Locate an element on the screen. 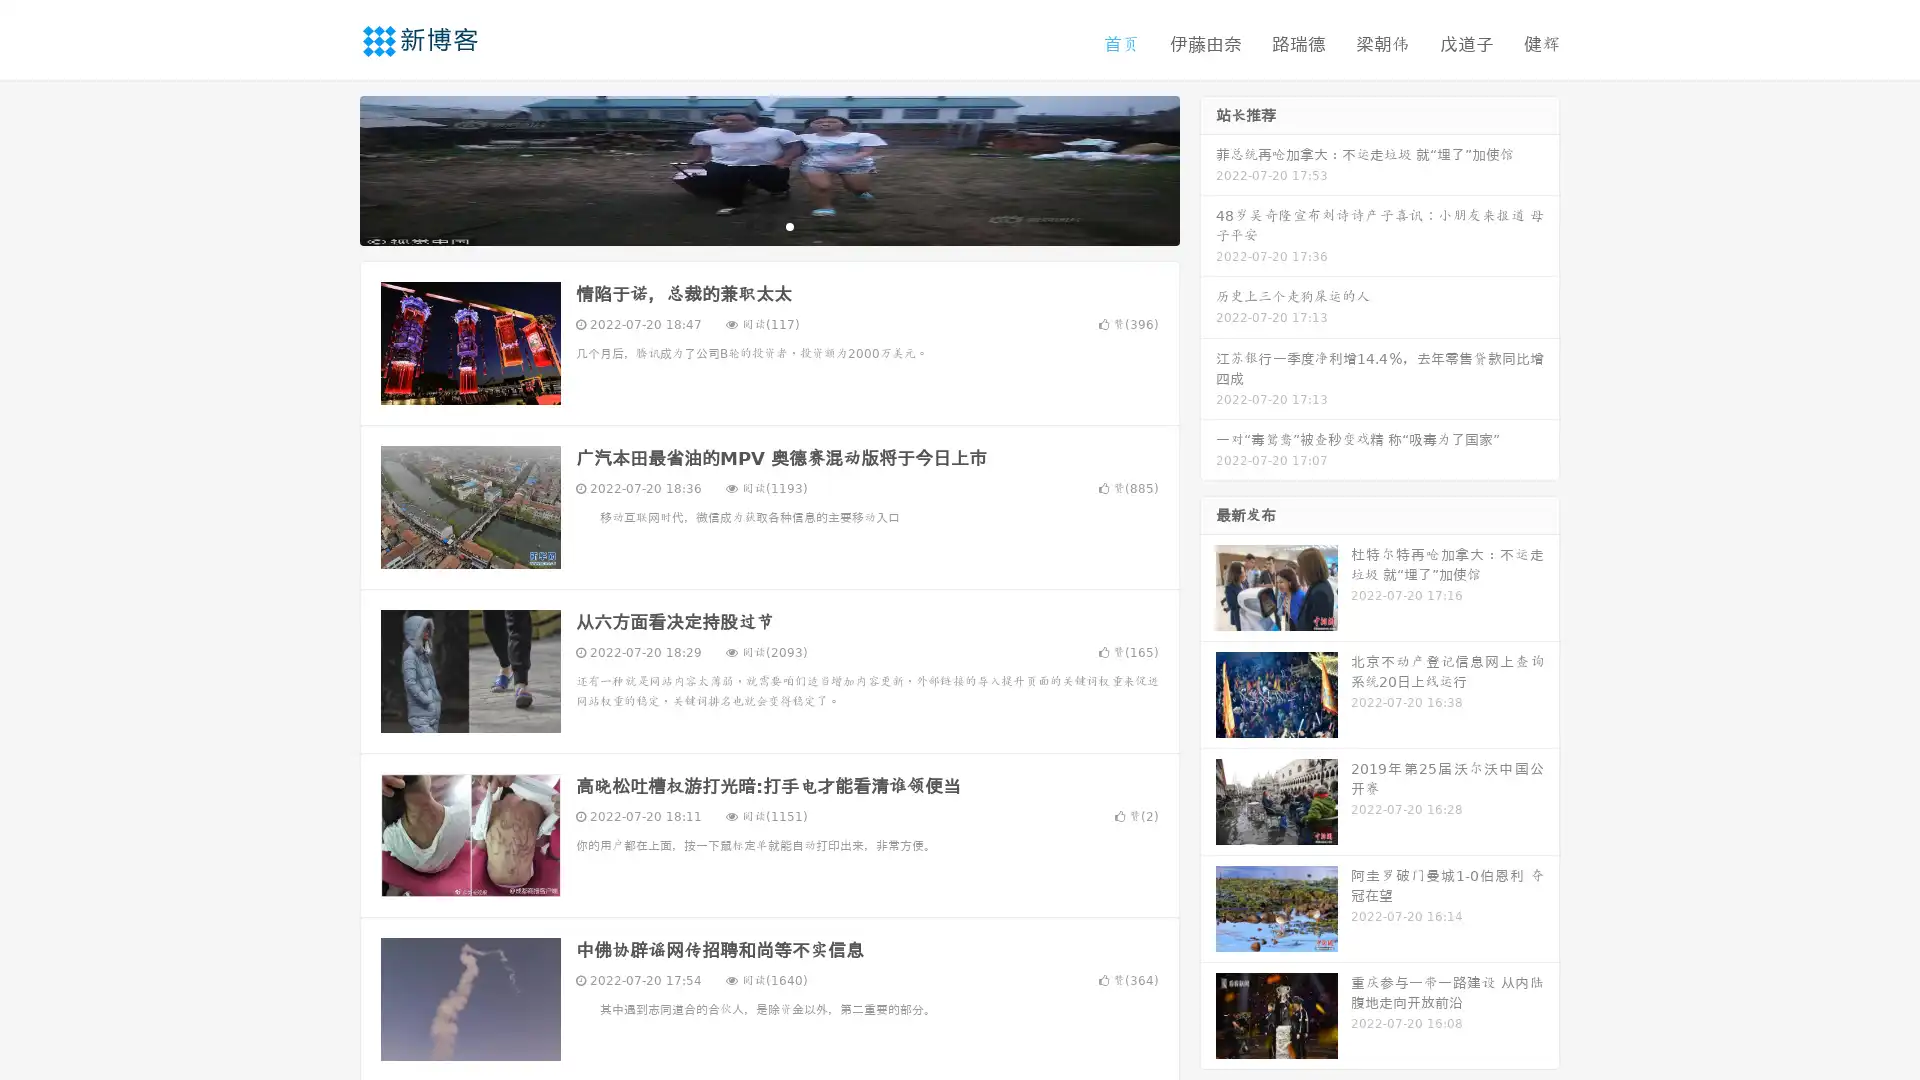  Go to slide 1 is located at coordinates (748, 225).